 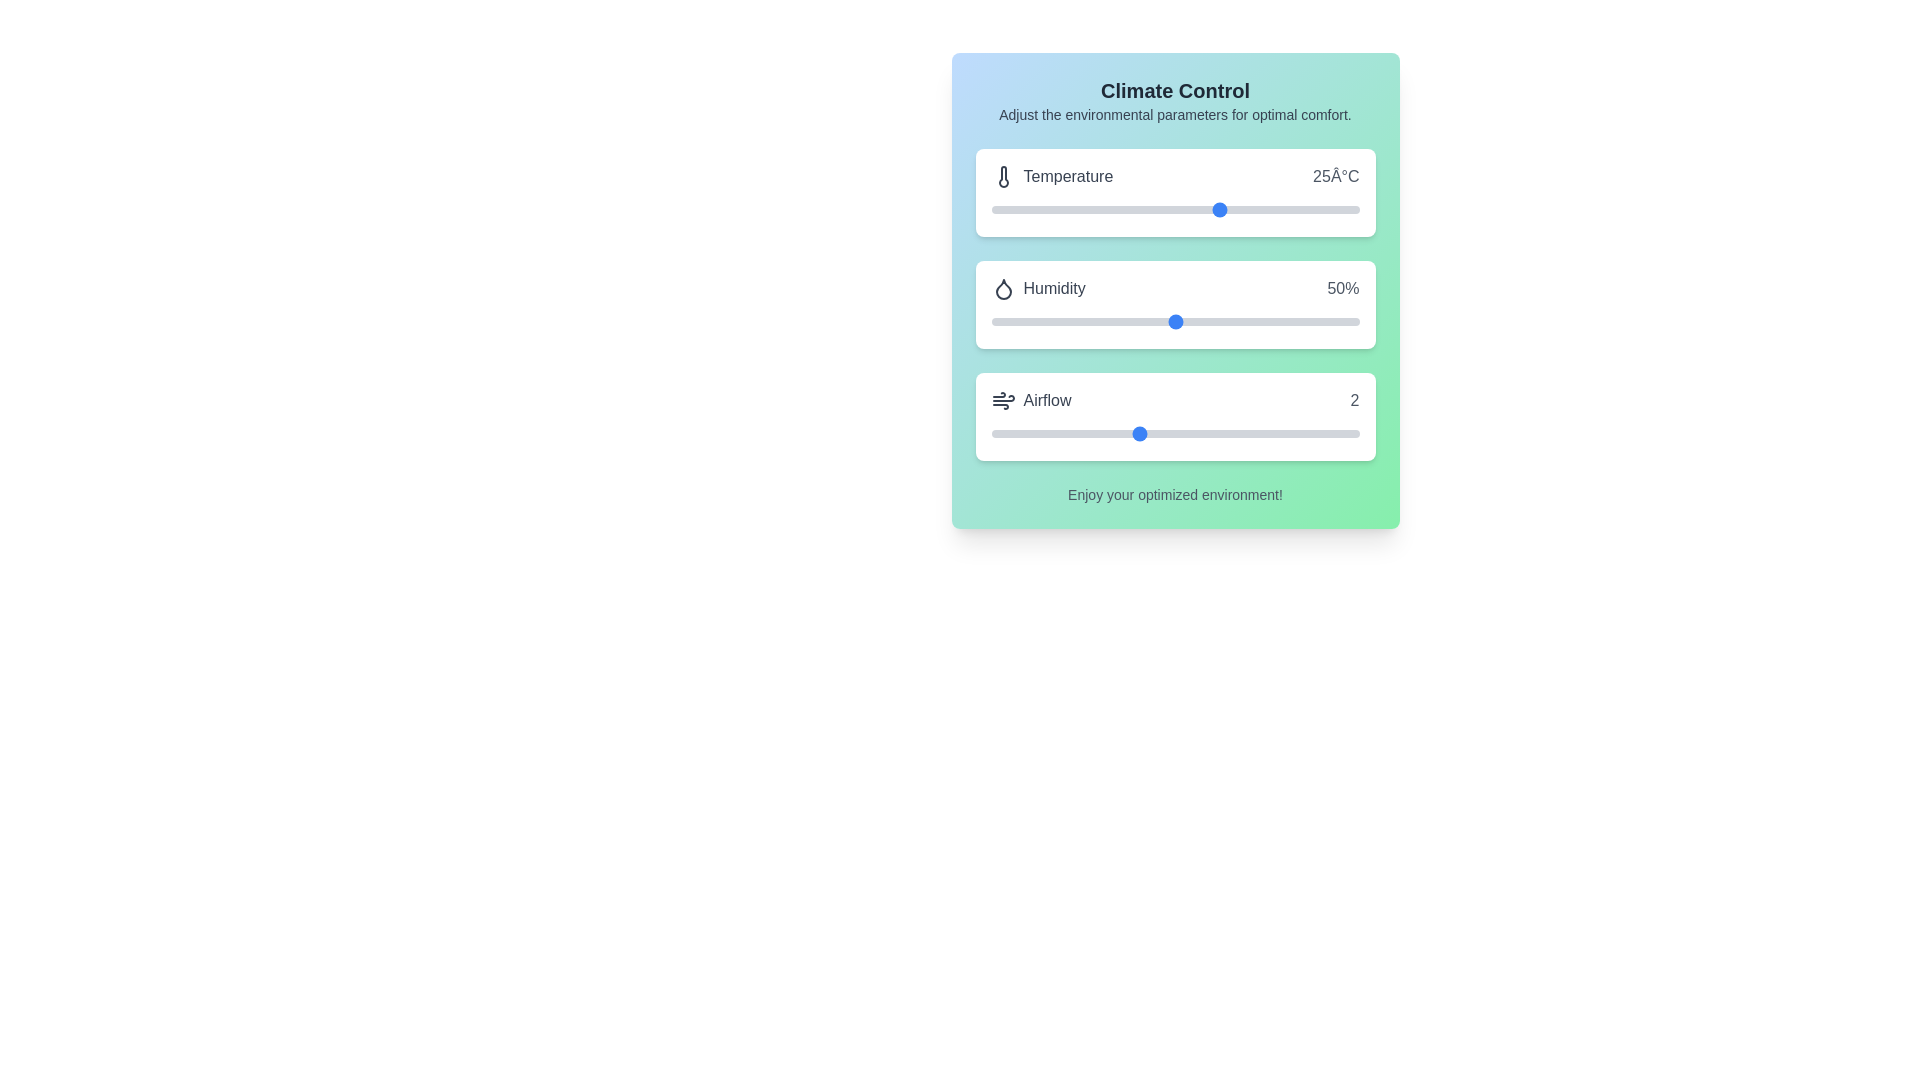 What do you see at coordinates (991, 209) in the screenshot?
I see `the temperature slider to 0°C` at bounding box center [991, 209].